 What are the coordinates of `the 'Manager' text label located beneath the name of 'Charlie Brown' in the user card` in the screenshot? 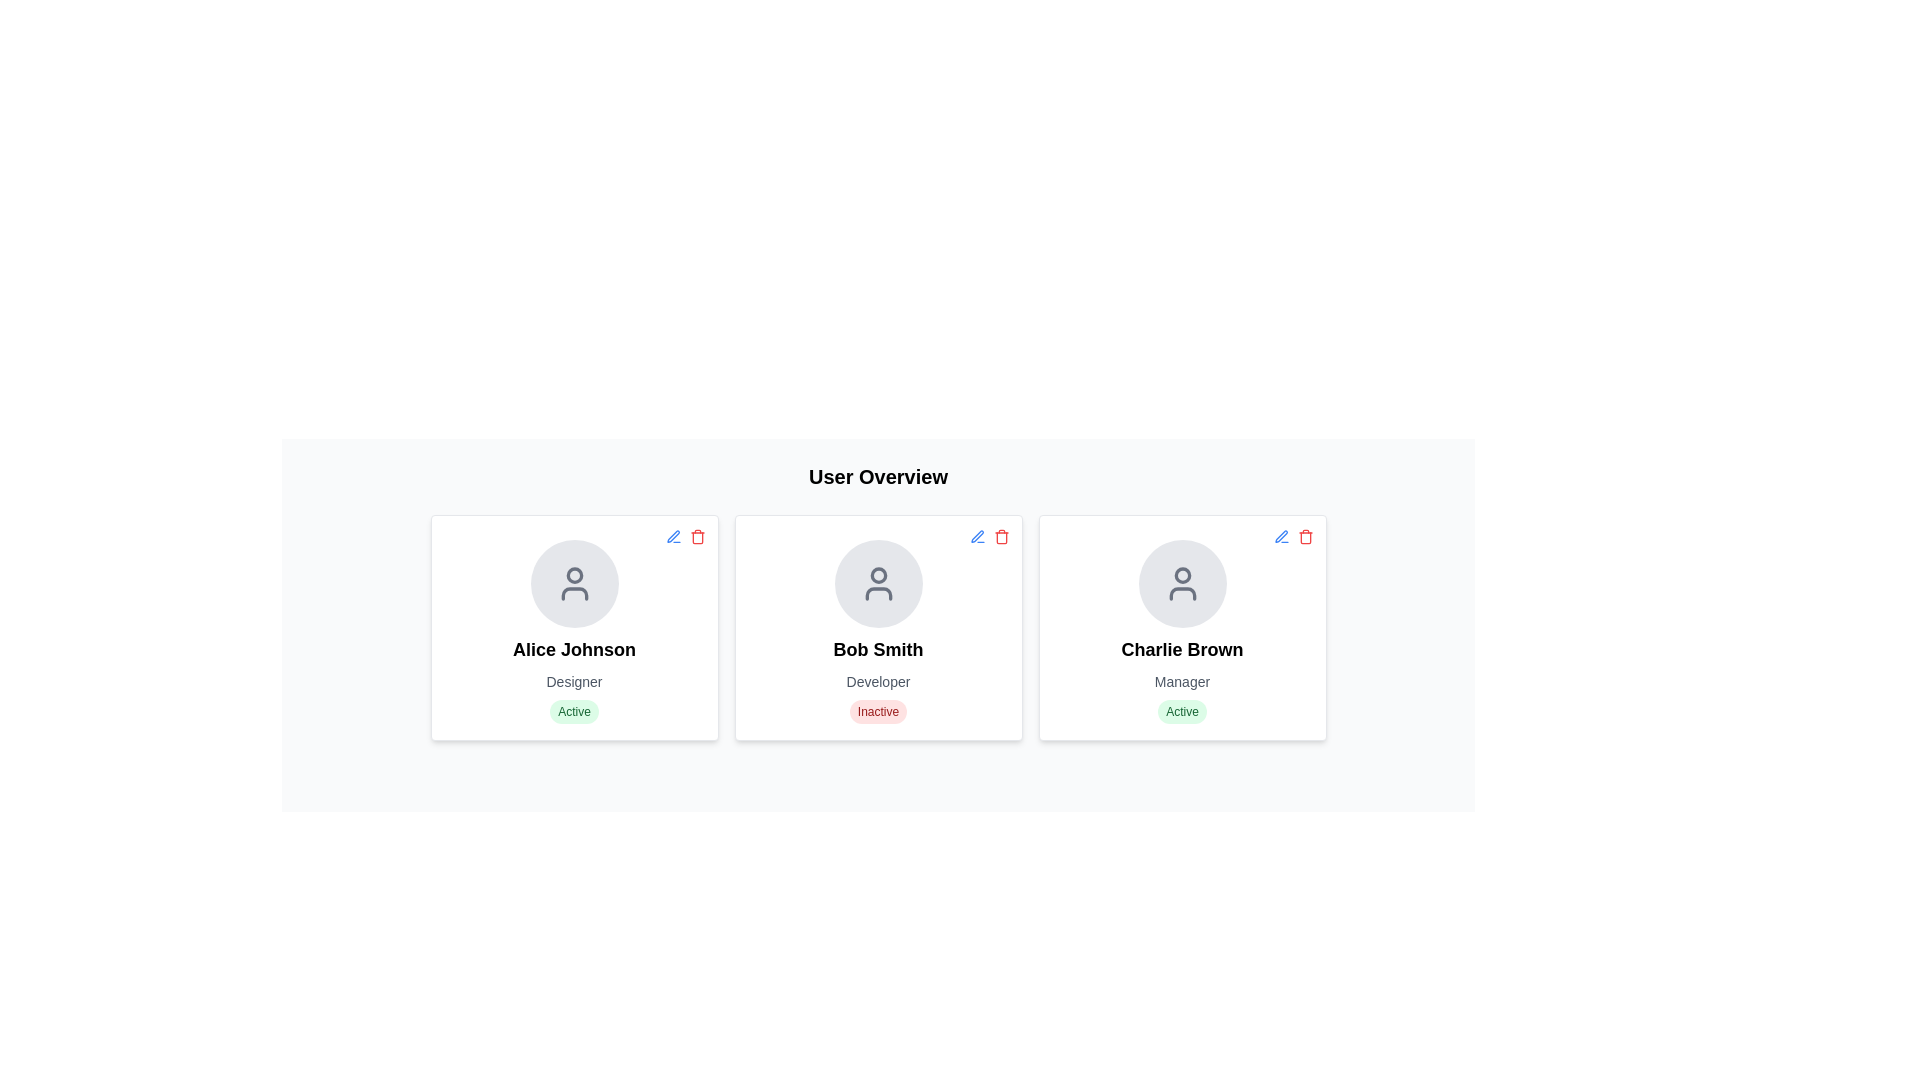 It's located at (1182, 681).